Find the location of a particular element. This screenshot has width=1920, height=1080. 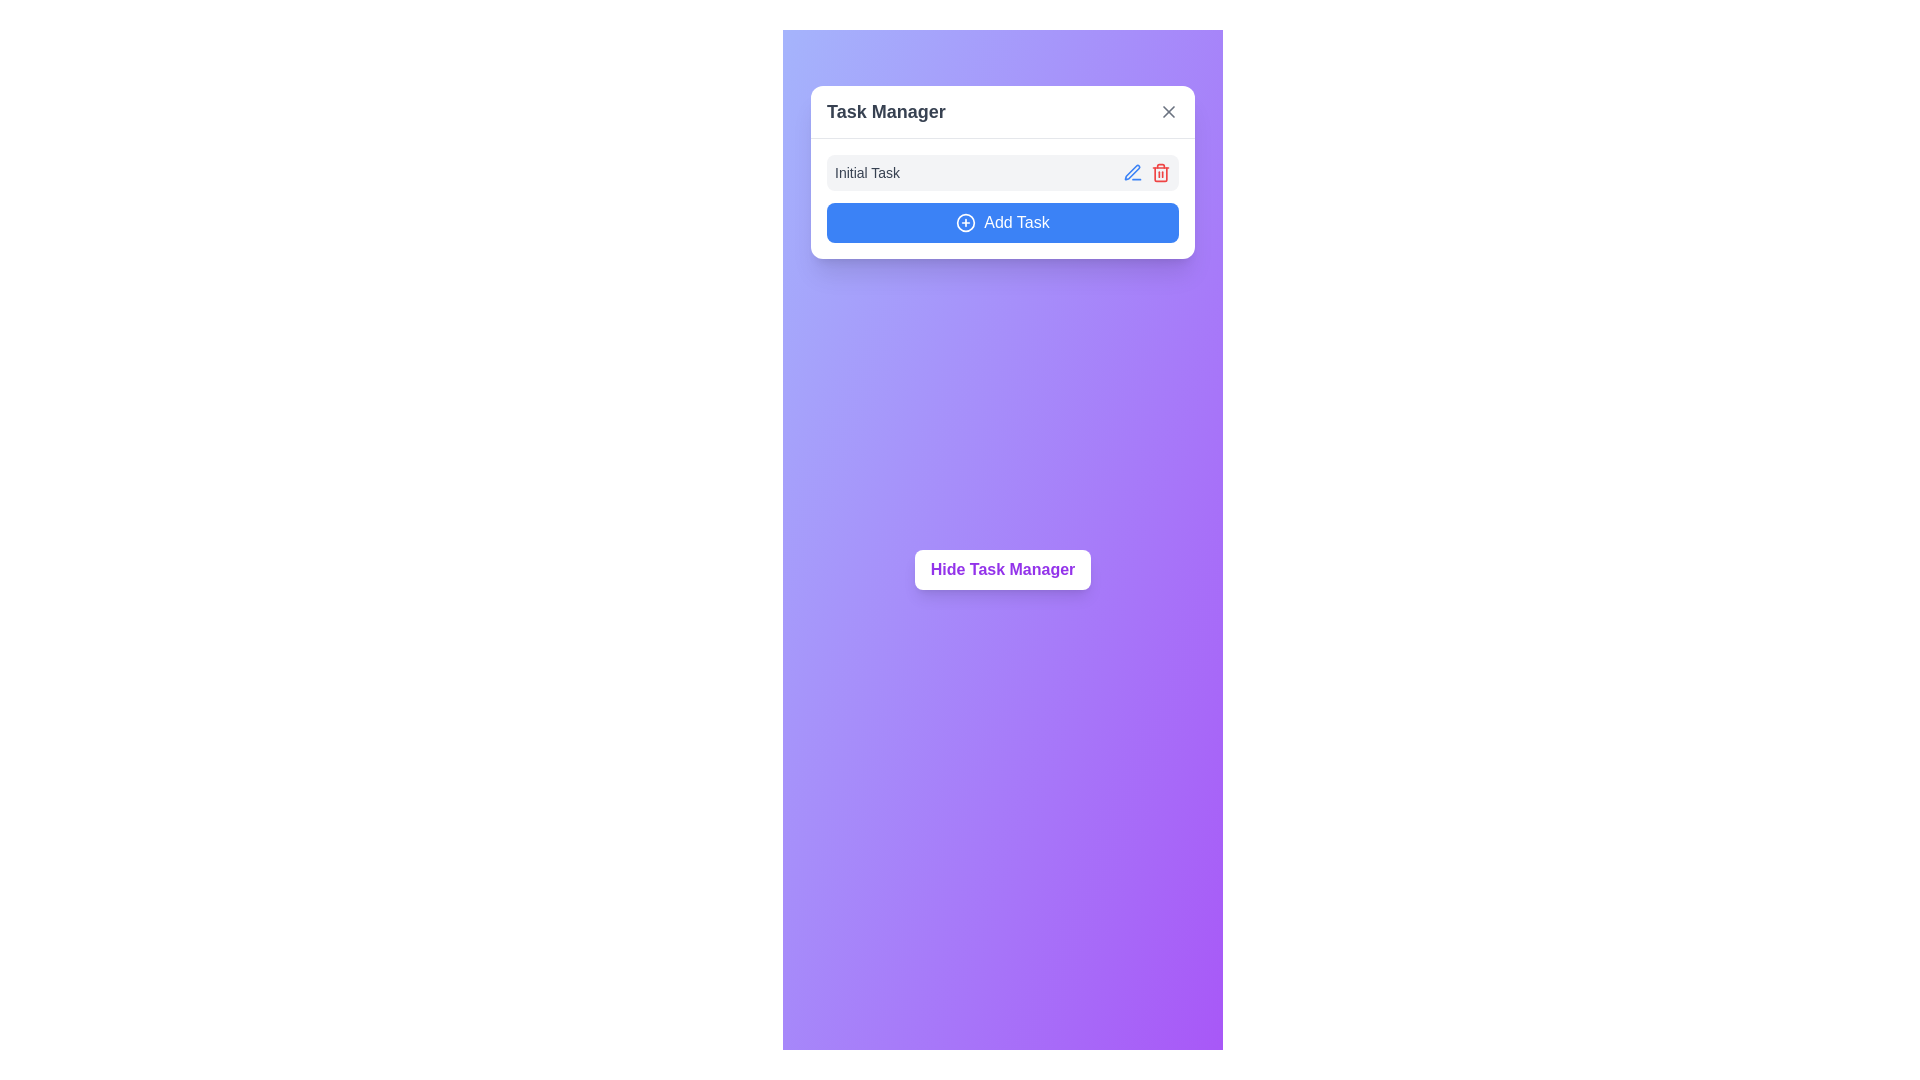

the trash can icon button located in the top right corner of the 'Task Manager' modal box is located at coordinates (1161, 172).